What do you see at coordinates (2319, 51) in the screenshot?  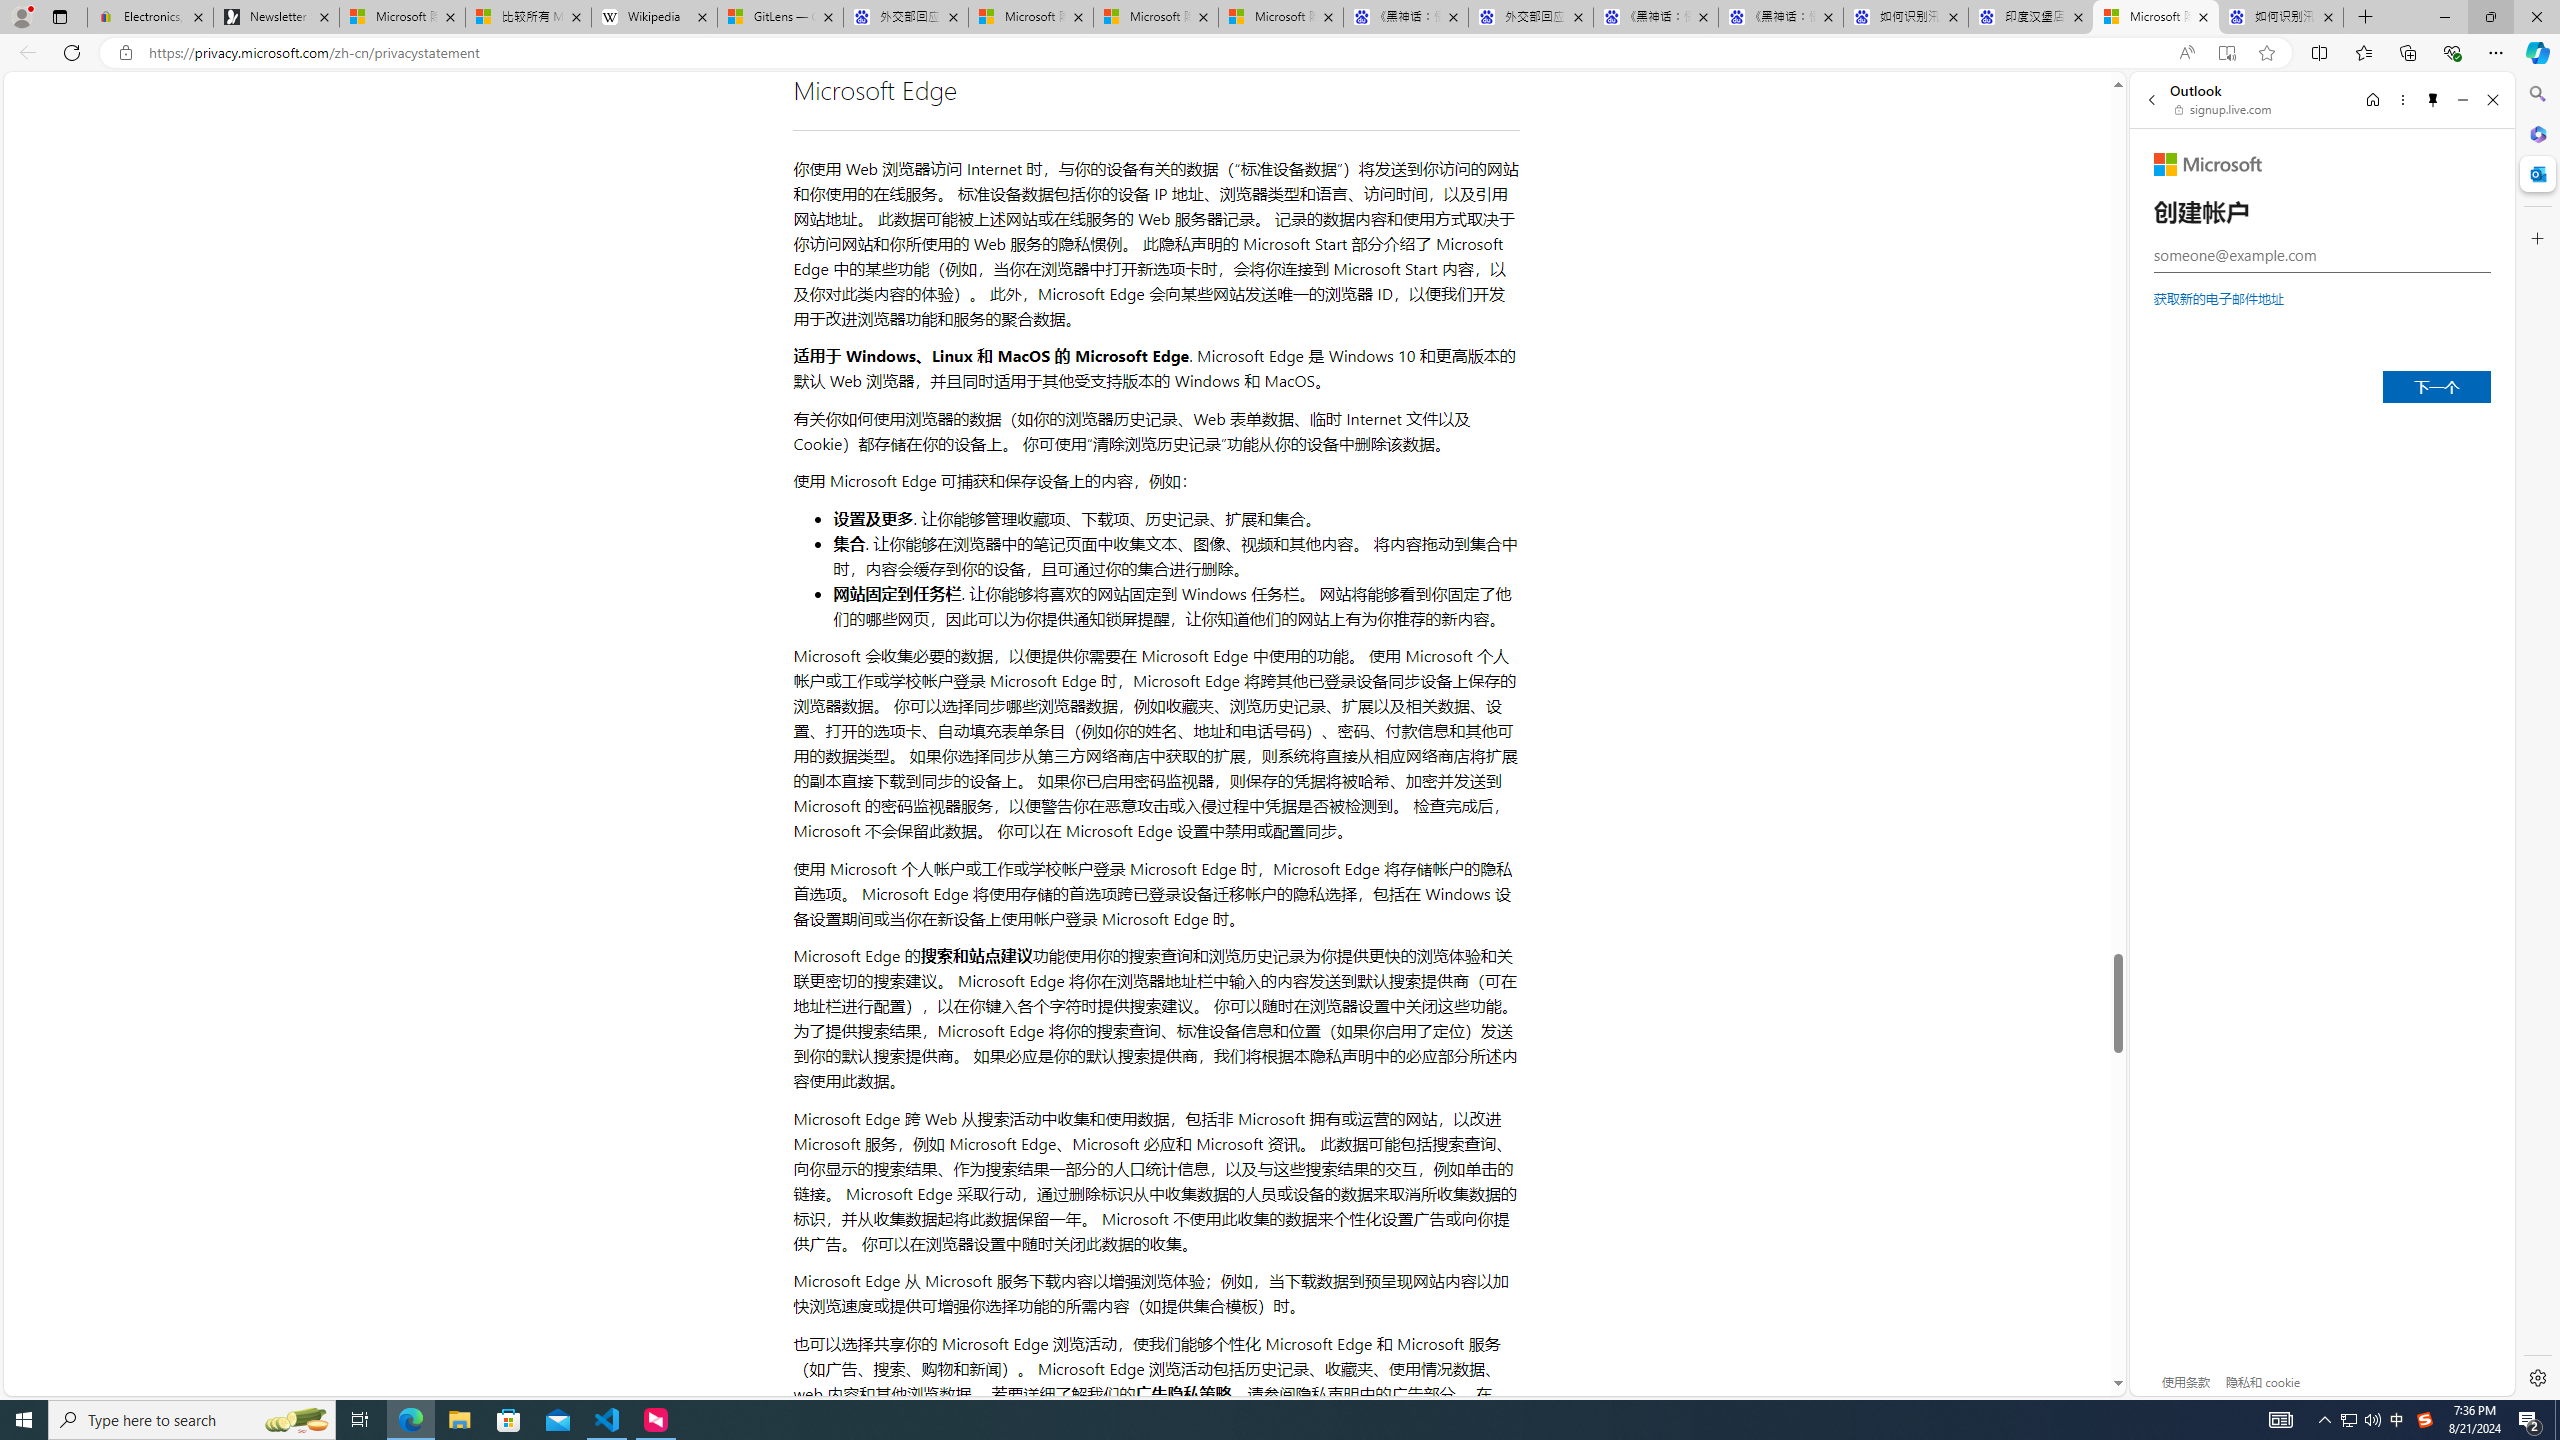 I see `'Split screen'` at bounding box center [2319, 51].